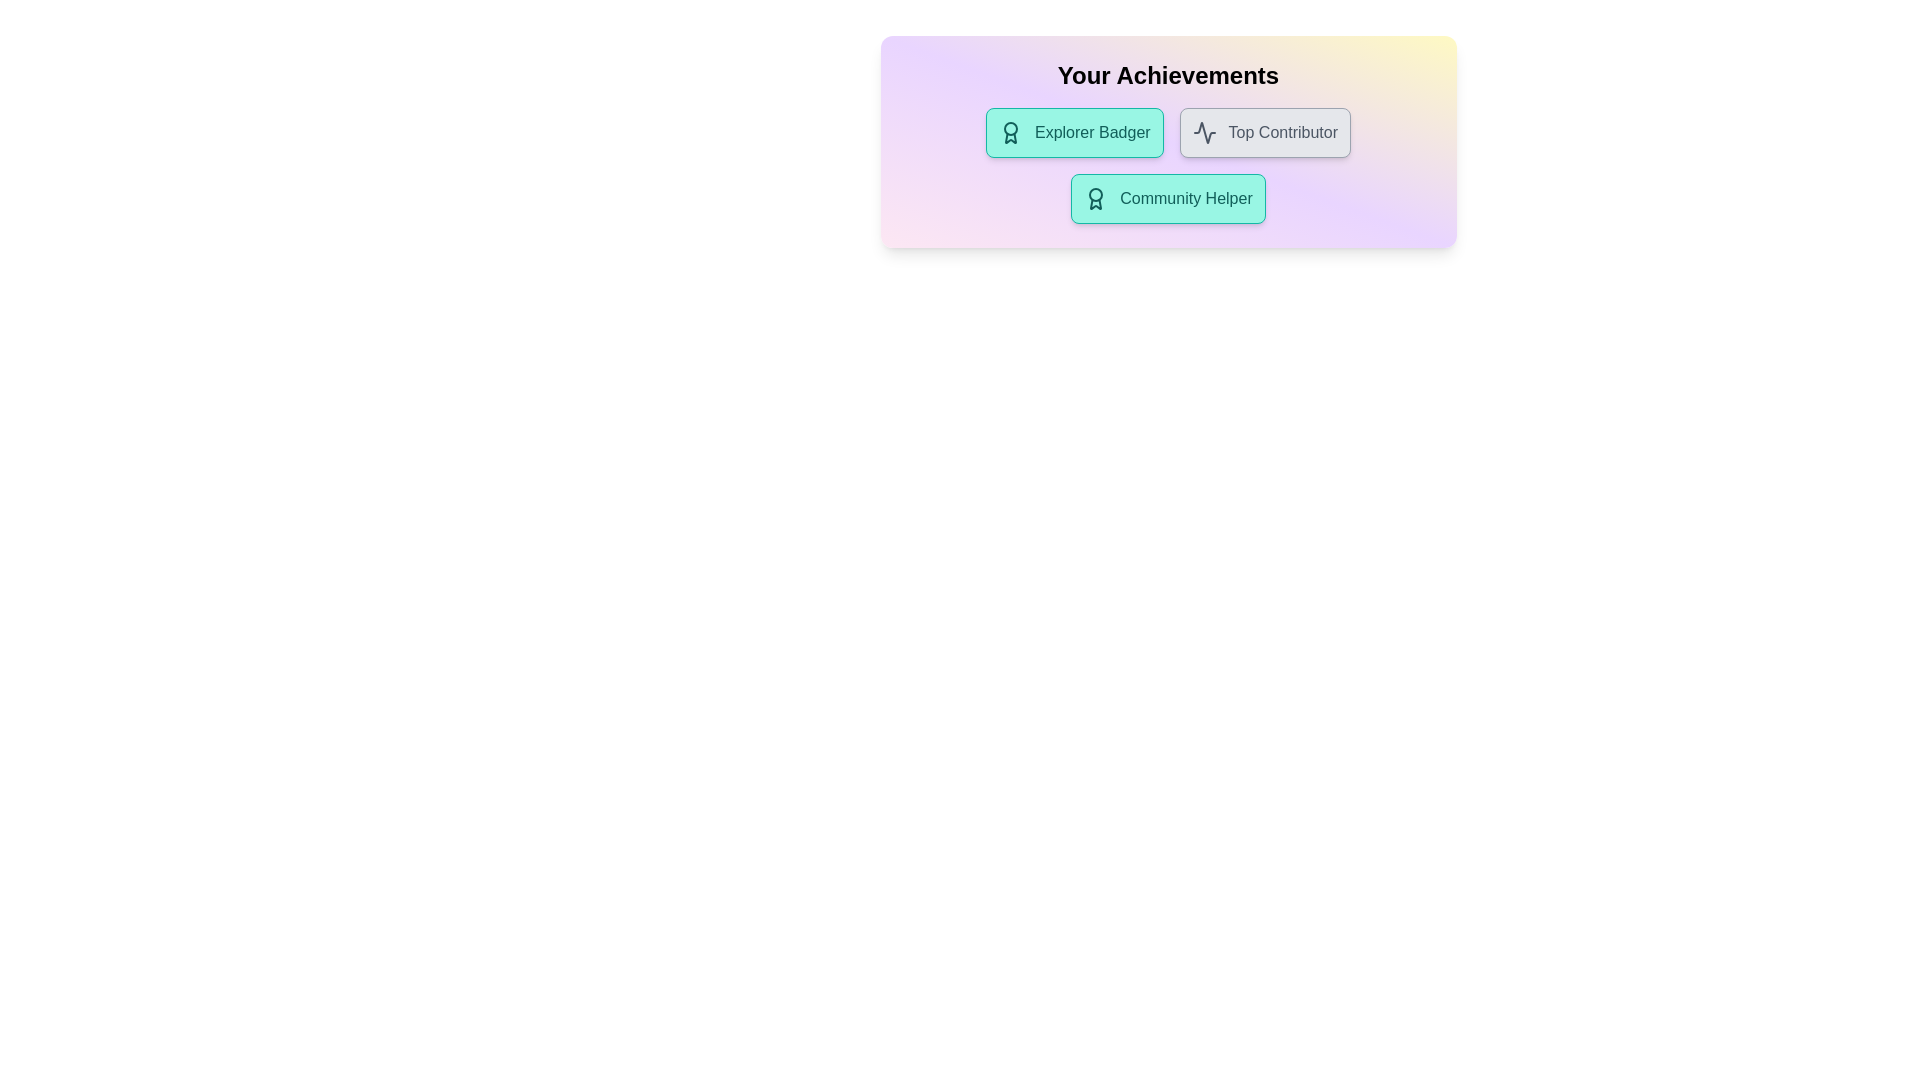  I want to click on the icon within the chip labeled 'Community Helper', so click(1095, 199).